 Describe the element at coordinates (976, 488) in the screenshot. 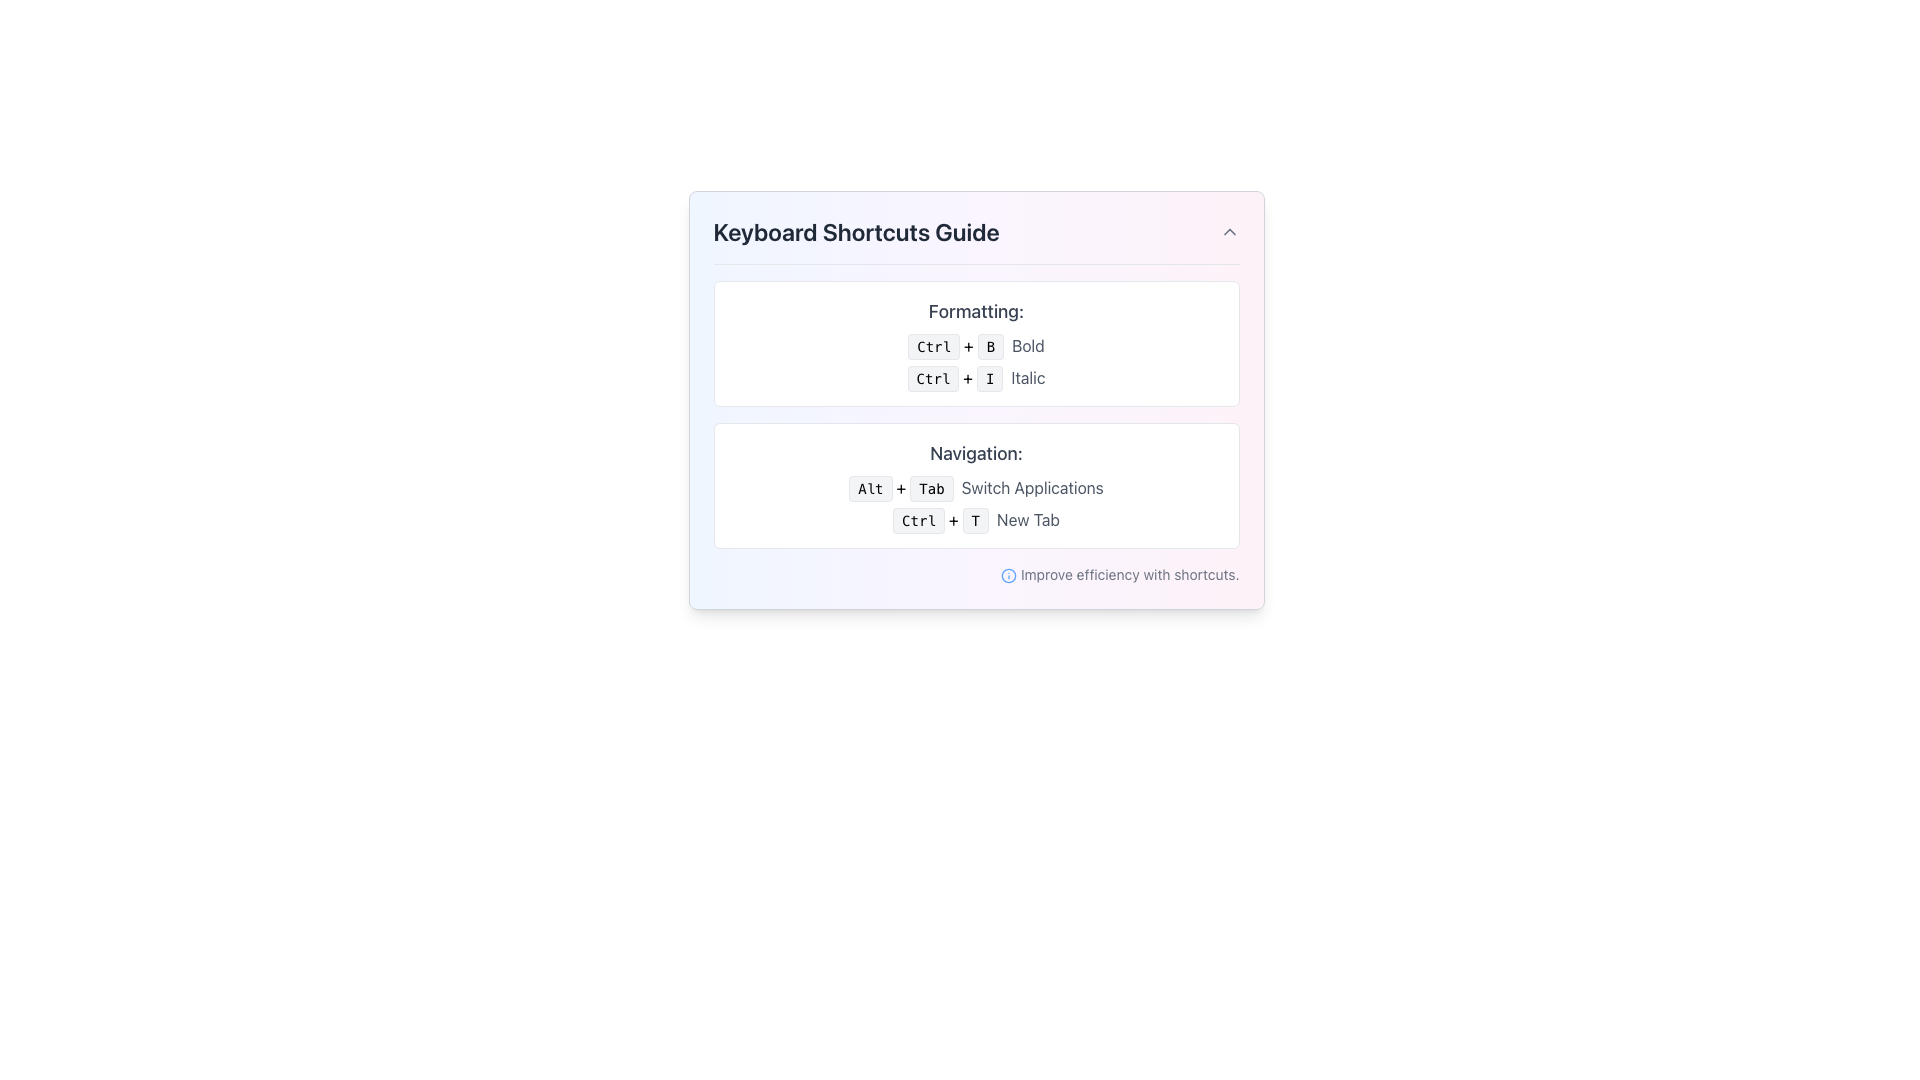

I see `the informational text displaying 'Alt + Tab Switch Applications', which is styled with rounded containers for 'Alt' and 'Tab', located under the 'Navigation:' section` at that location.